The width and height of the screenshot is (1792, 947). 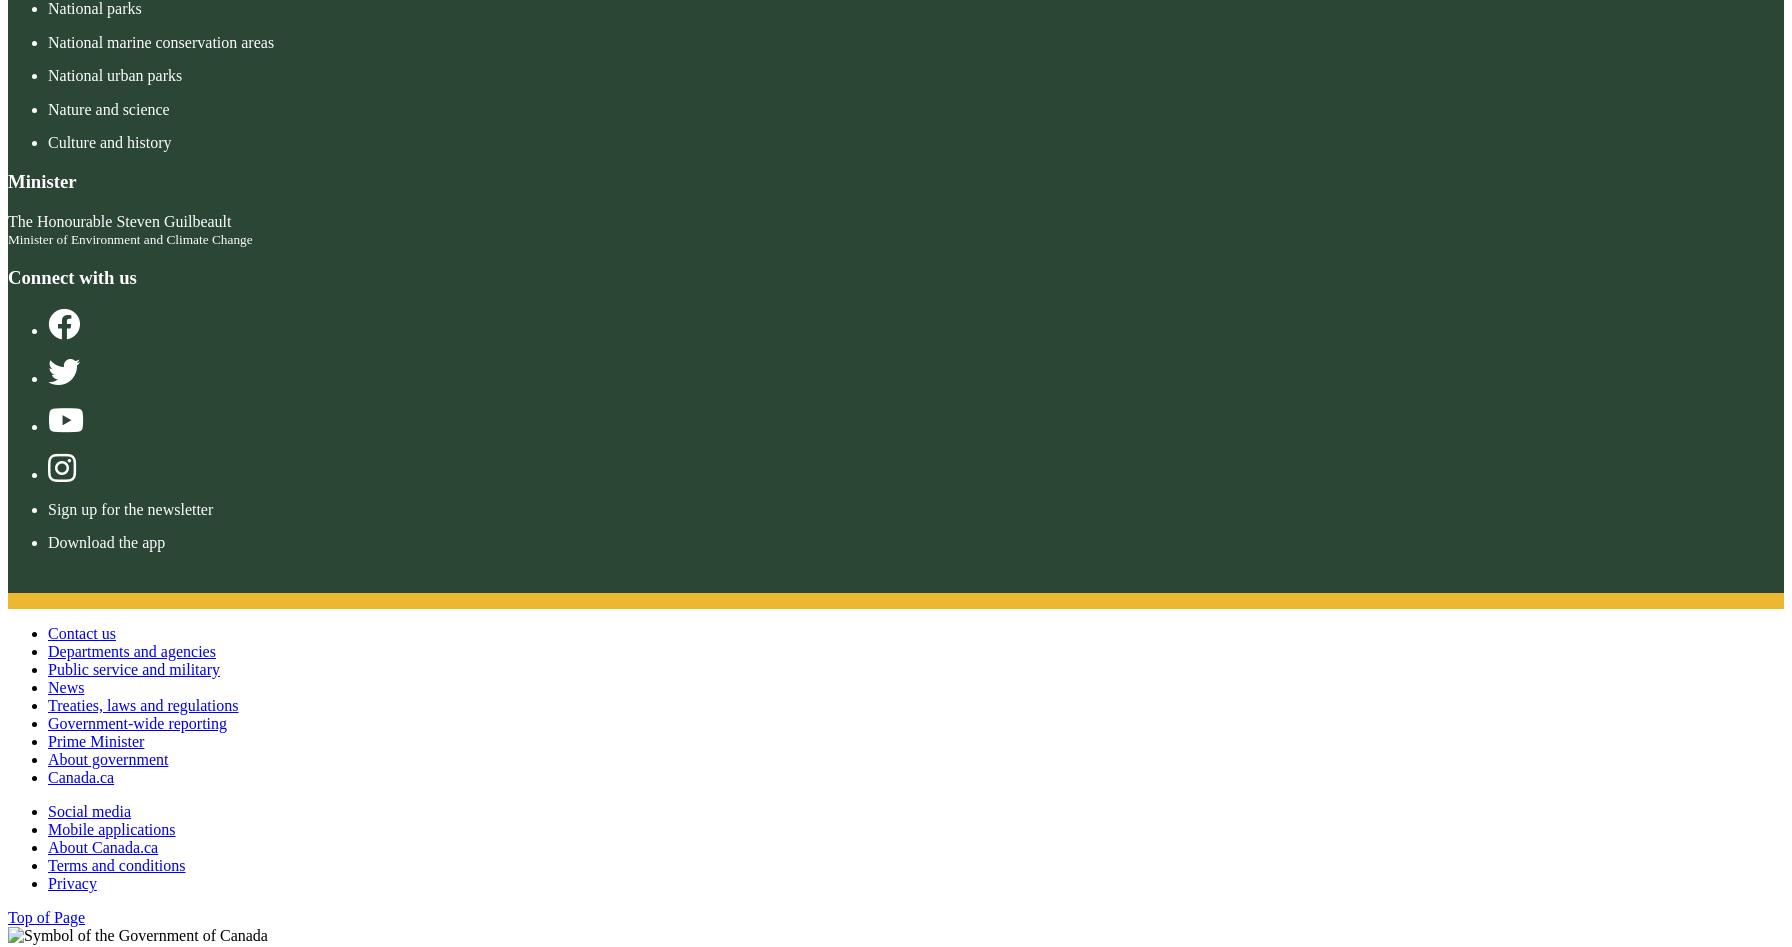 I want to click on 'News', so click(x=65, y=685).